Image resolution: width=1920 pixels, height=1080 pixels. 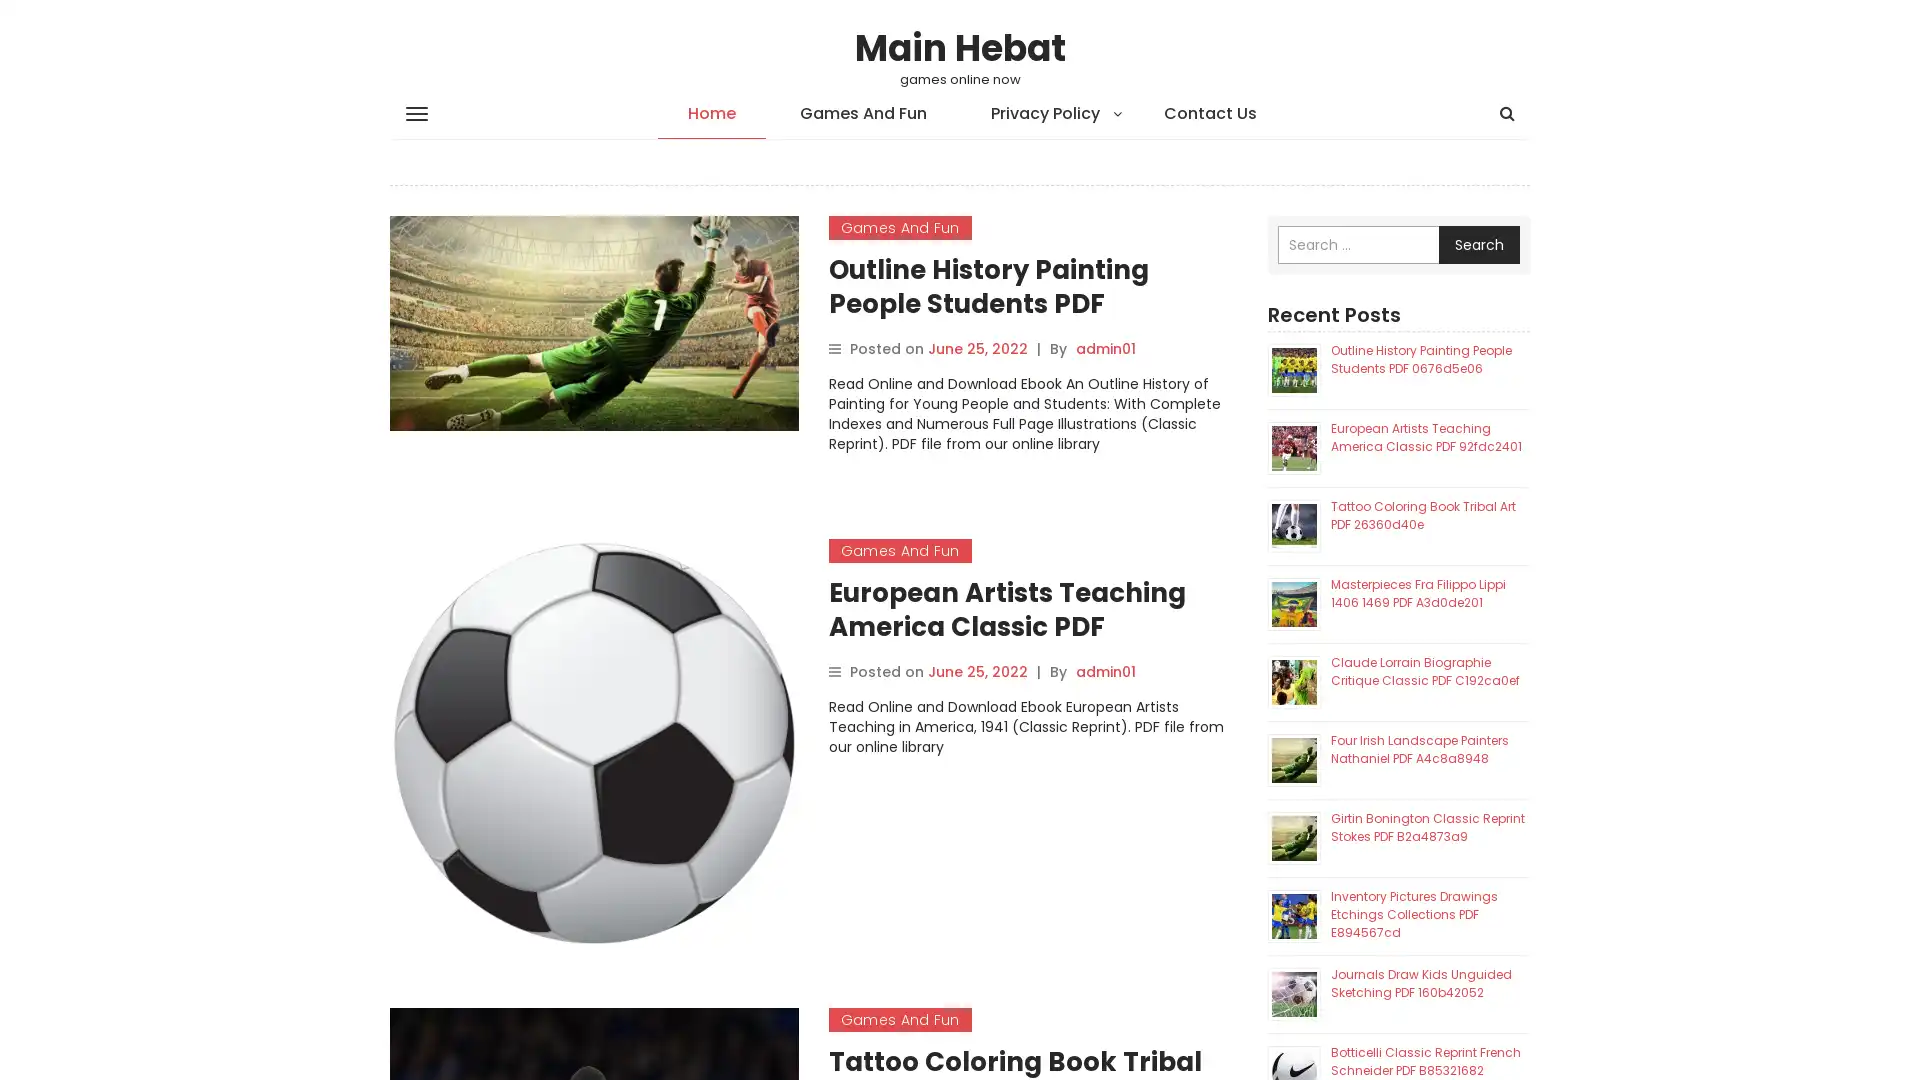 I want to click on Search, so click(x=1479, y=244).